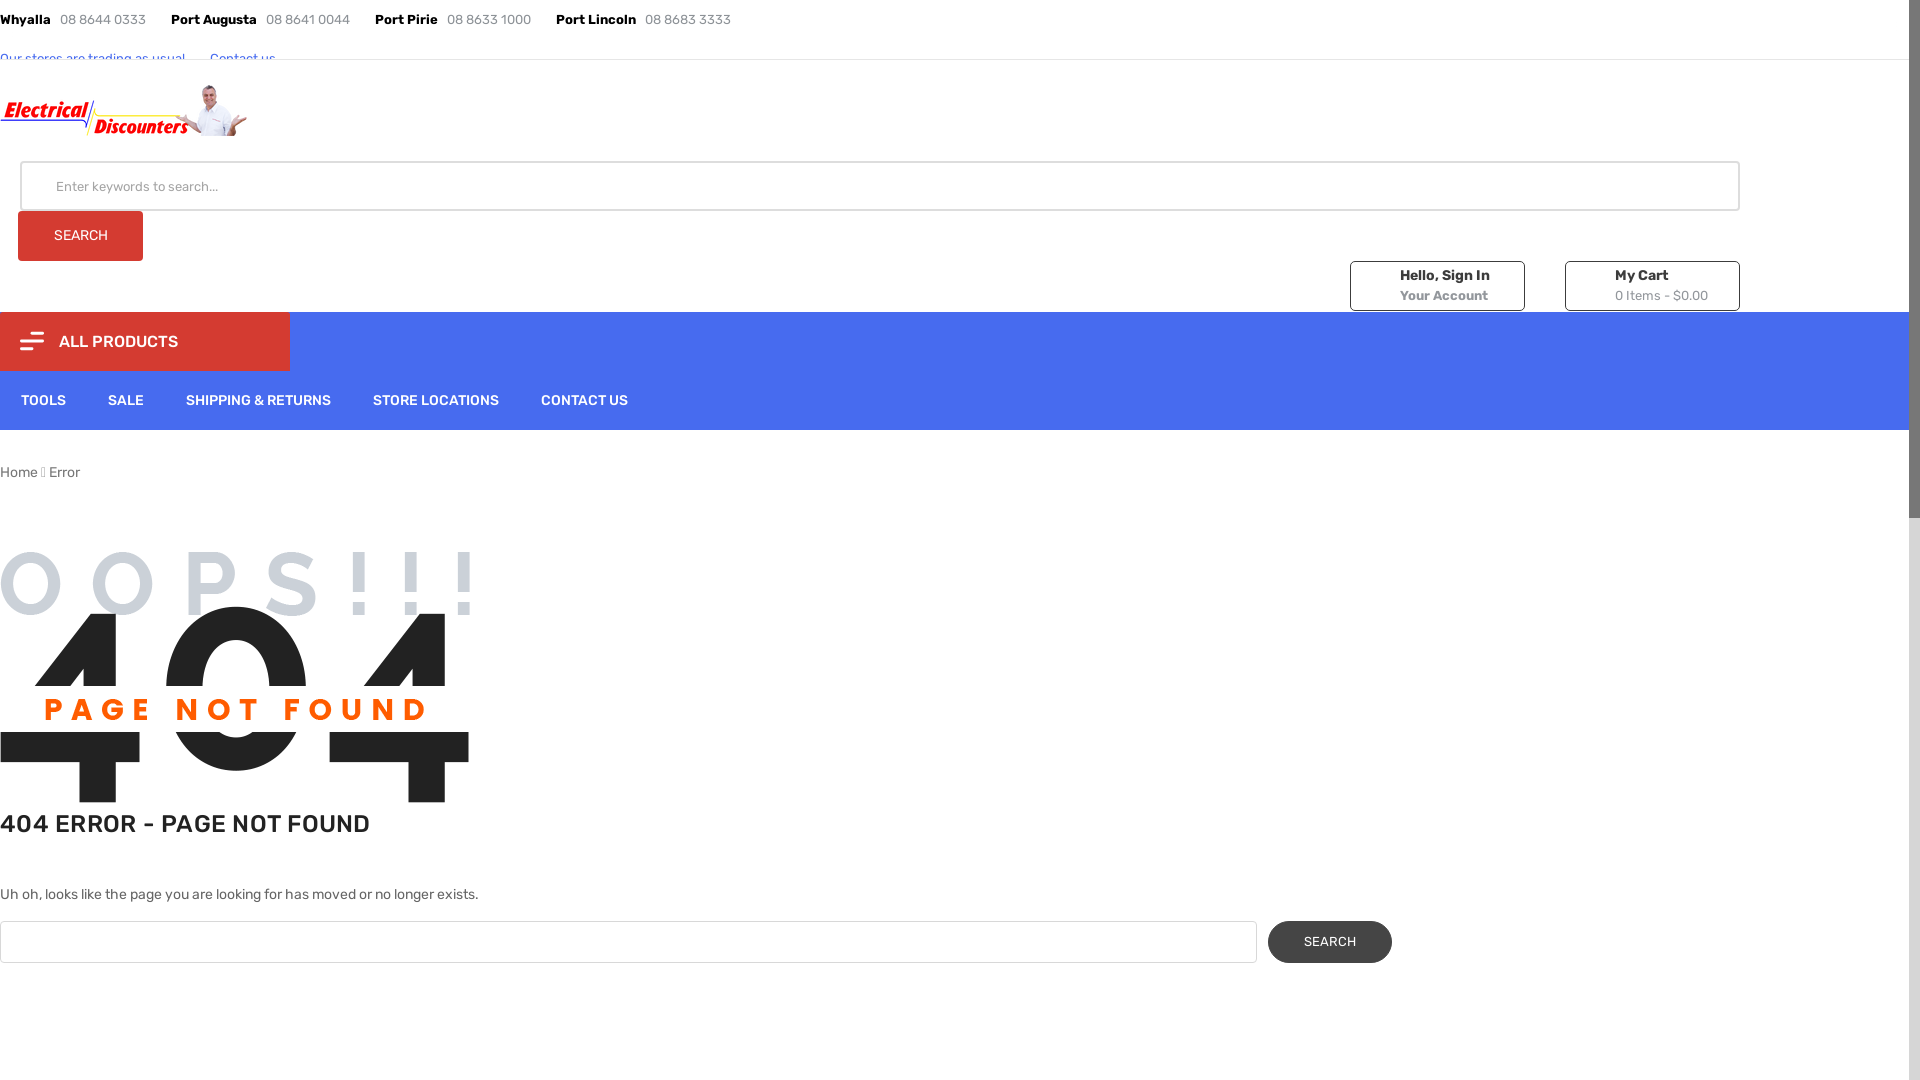 The width and height of the screenshot is (1920, 1080). I want to click on 'Whyalla', so click(25, 19).